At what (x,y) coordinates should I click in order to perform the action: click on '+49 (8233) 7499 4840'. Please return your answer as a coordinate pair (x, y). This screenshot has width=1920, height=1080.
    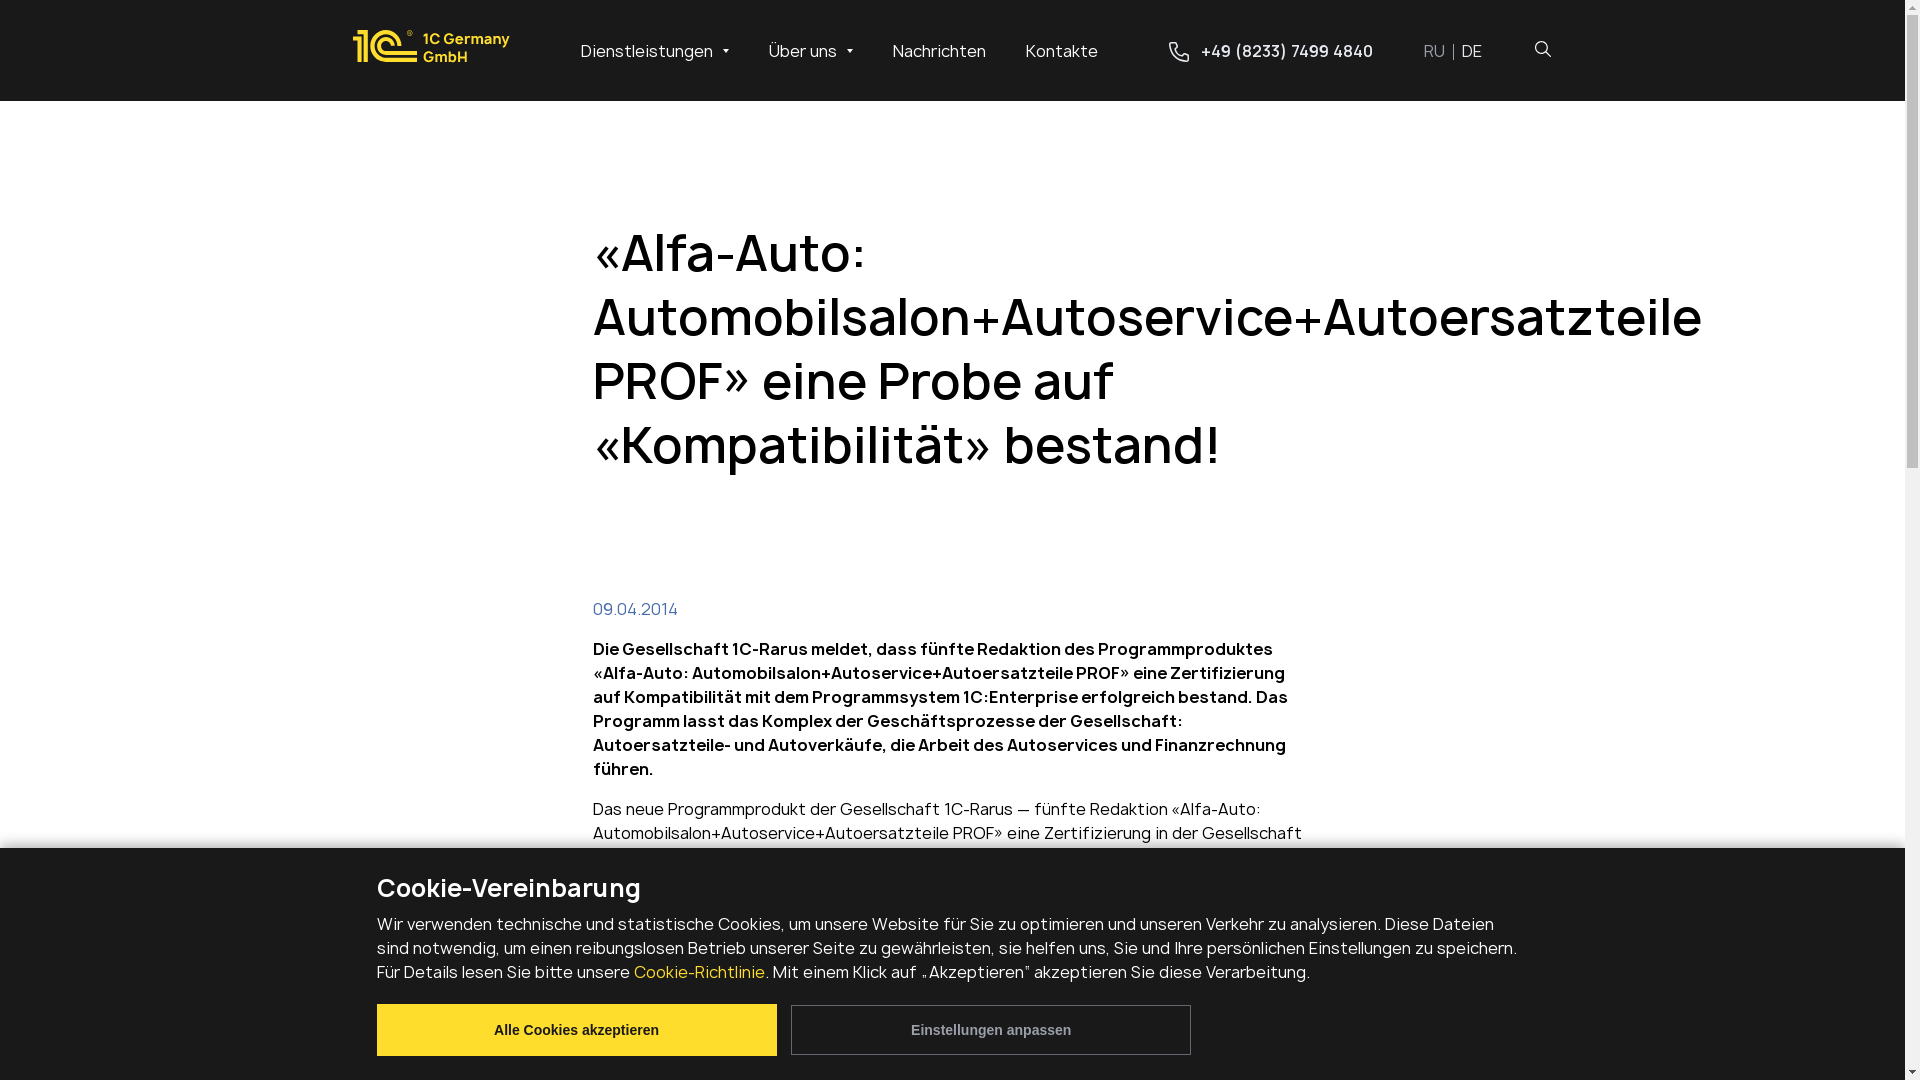
    Looking at the image, I should click on (1269, 49).